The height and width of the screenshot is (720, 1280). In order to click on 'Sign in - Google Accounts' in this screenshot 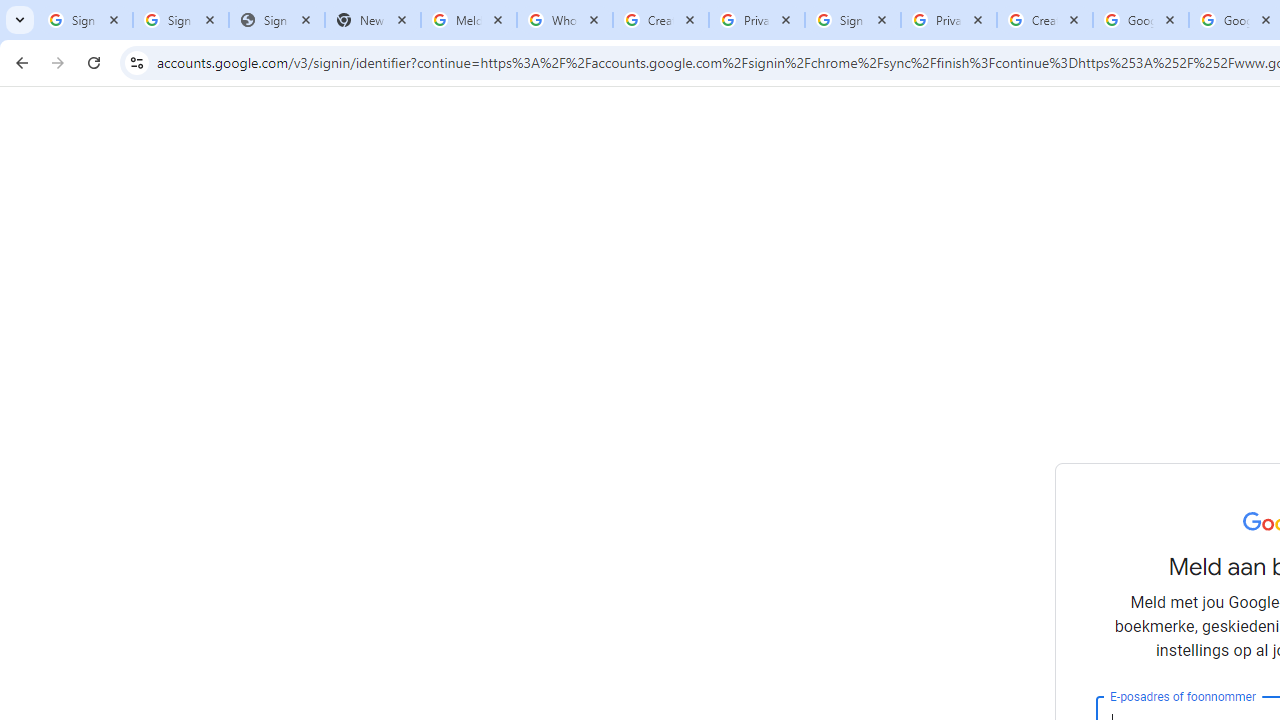, I will do `click(84, 20)`.